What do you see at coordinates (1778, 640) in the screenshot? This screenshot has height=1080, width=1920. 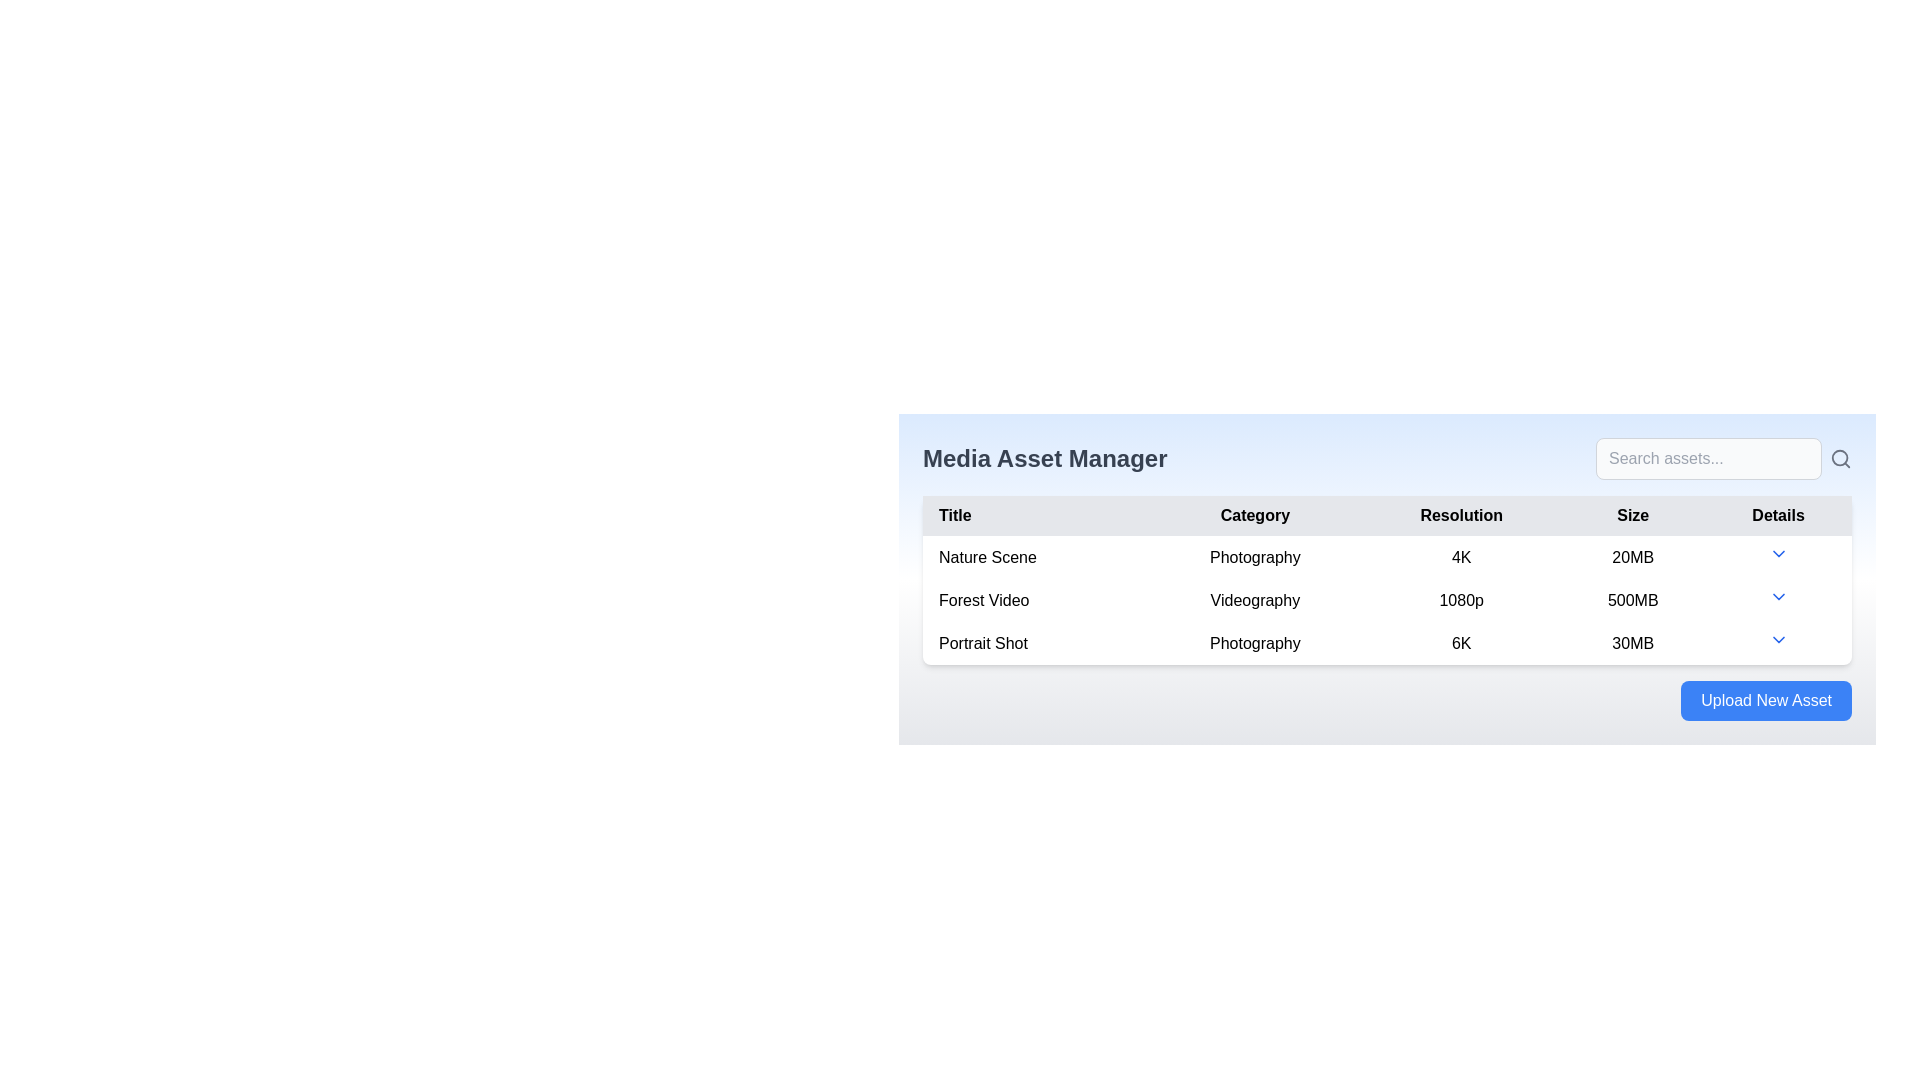 I see `the downward-facing blue arrow icon in the third dropdown indicator of the 'Details' column corresponding to the 'Portrait Shot' row` at bounding box center [1778, 640].